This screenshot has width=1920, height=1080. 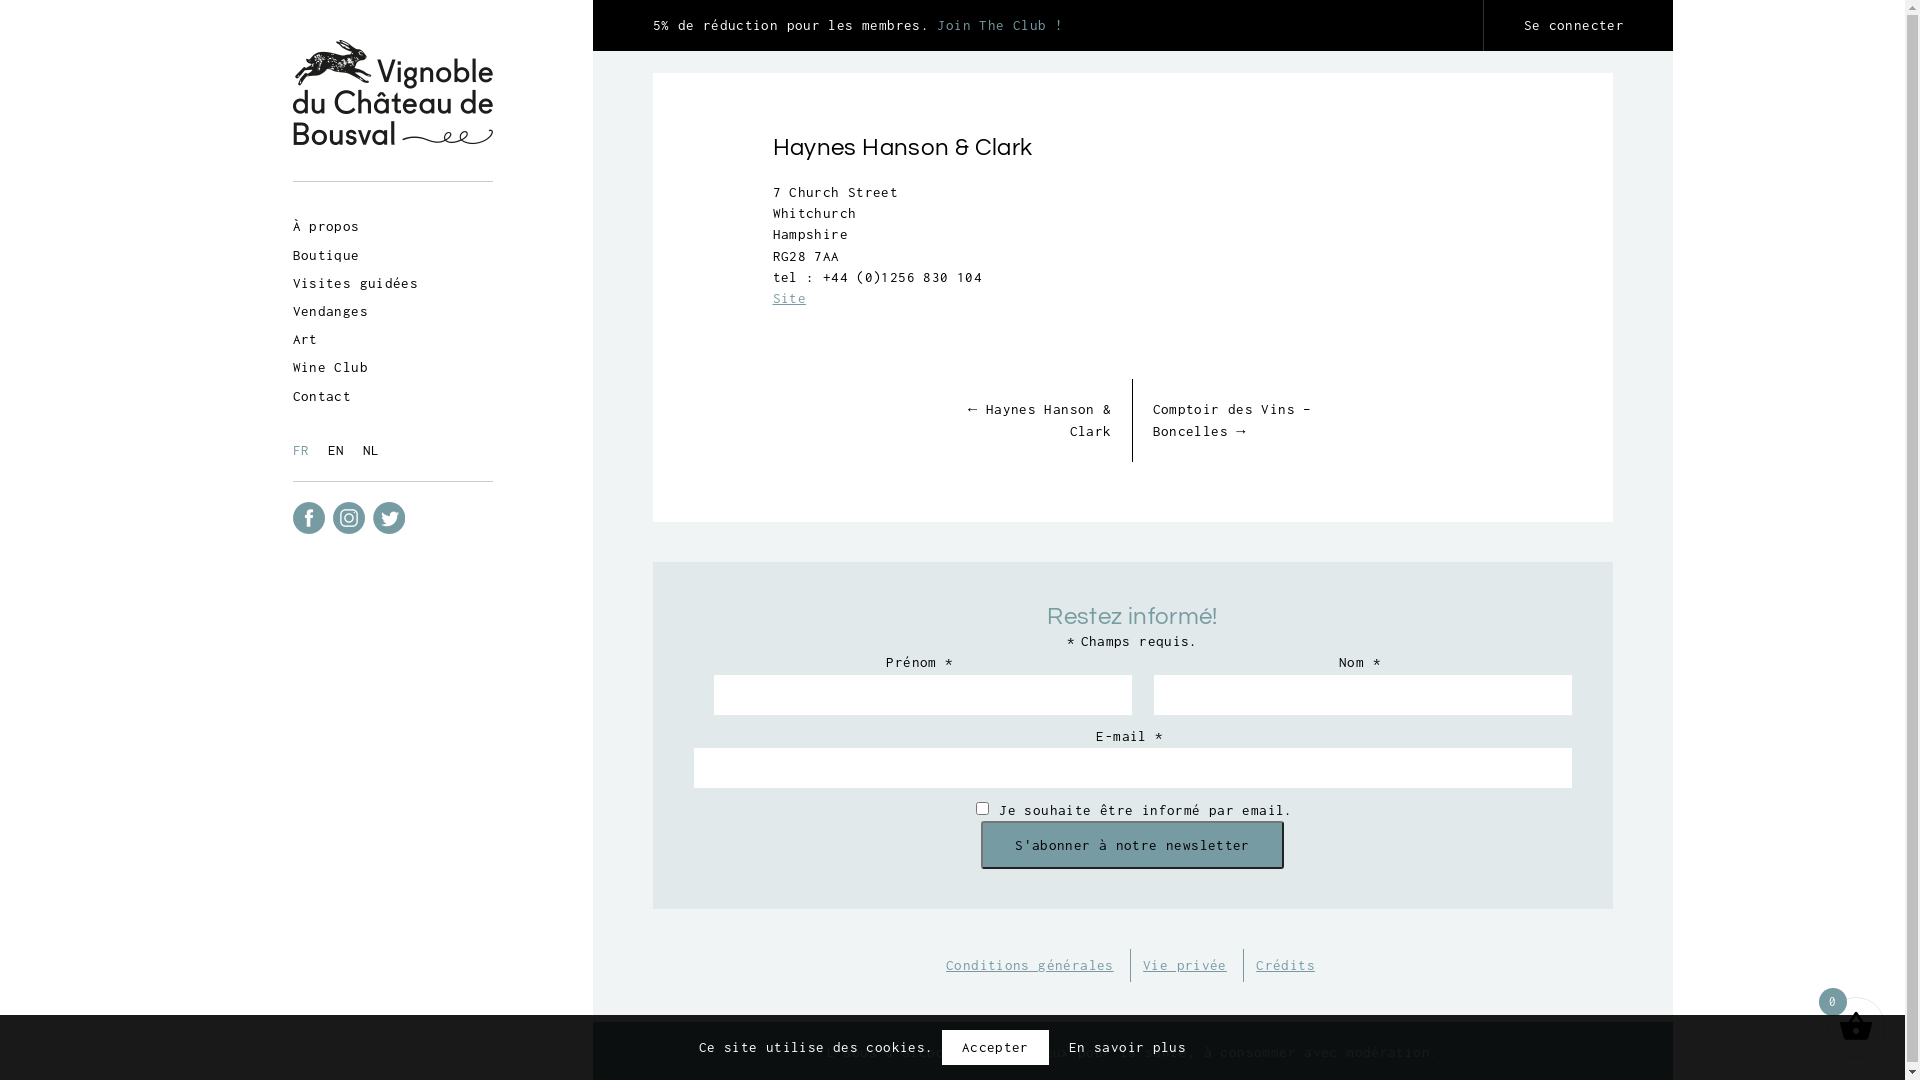 I want to click on 'Vendanges', so click(x=331, y=311).